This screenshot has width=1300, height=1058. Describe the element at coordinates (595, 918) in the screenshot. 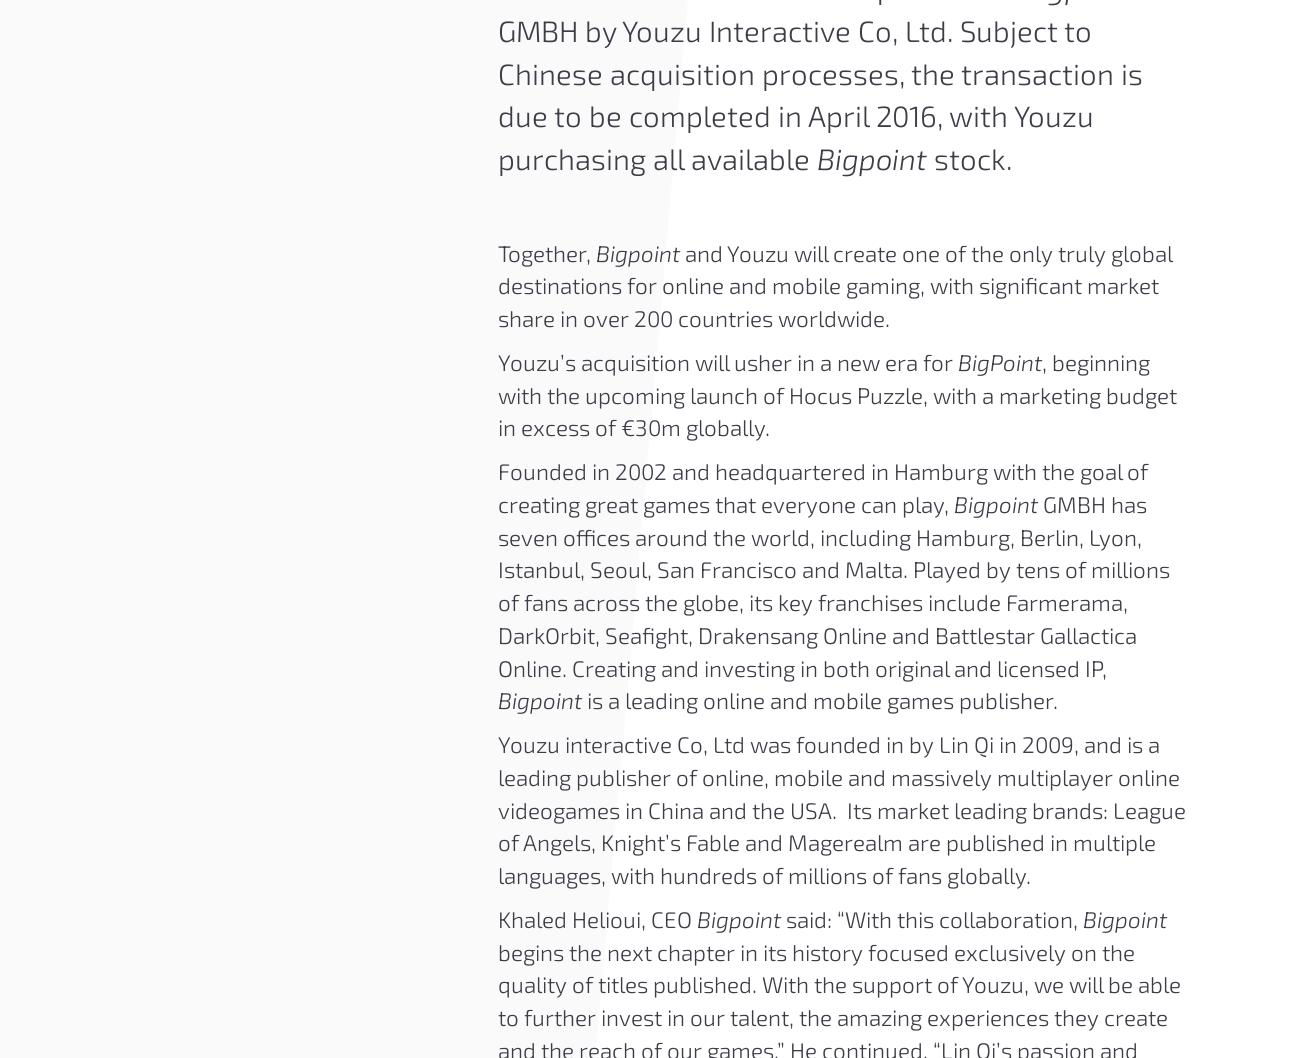

I see `'Khaled Helioui, CEO'` at that location.